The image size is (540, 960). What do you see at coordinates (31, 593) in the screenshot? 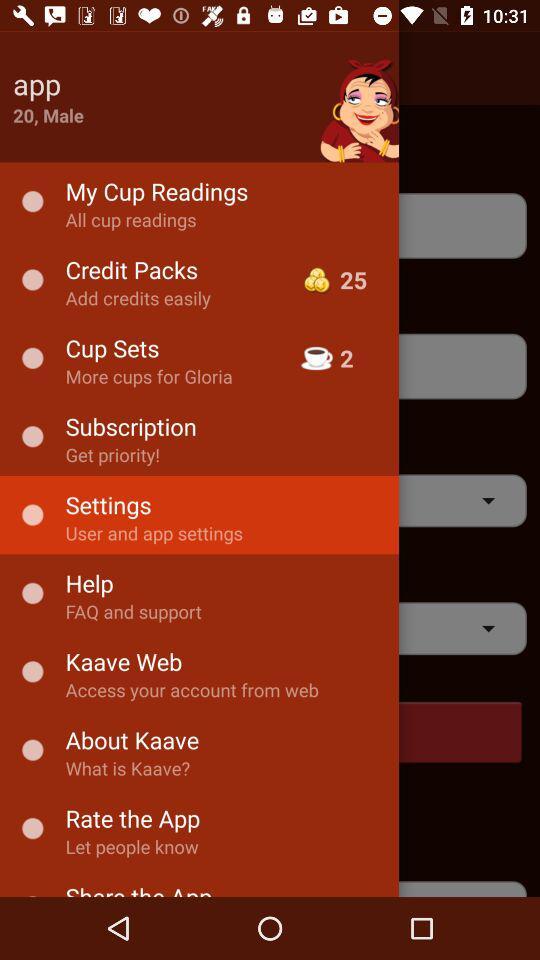
I see `the radio button which is before help` at bounding box center [31, 593].